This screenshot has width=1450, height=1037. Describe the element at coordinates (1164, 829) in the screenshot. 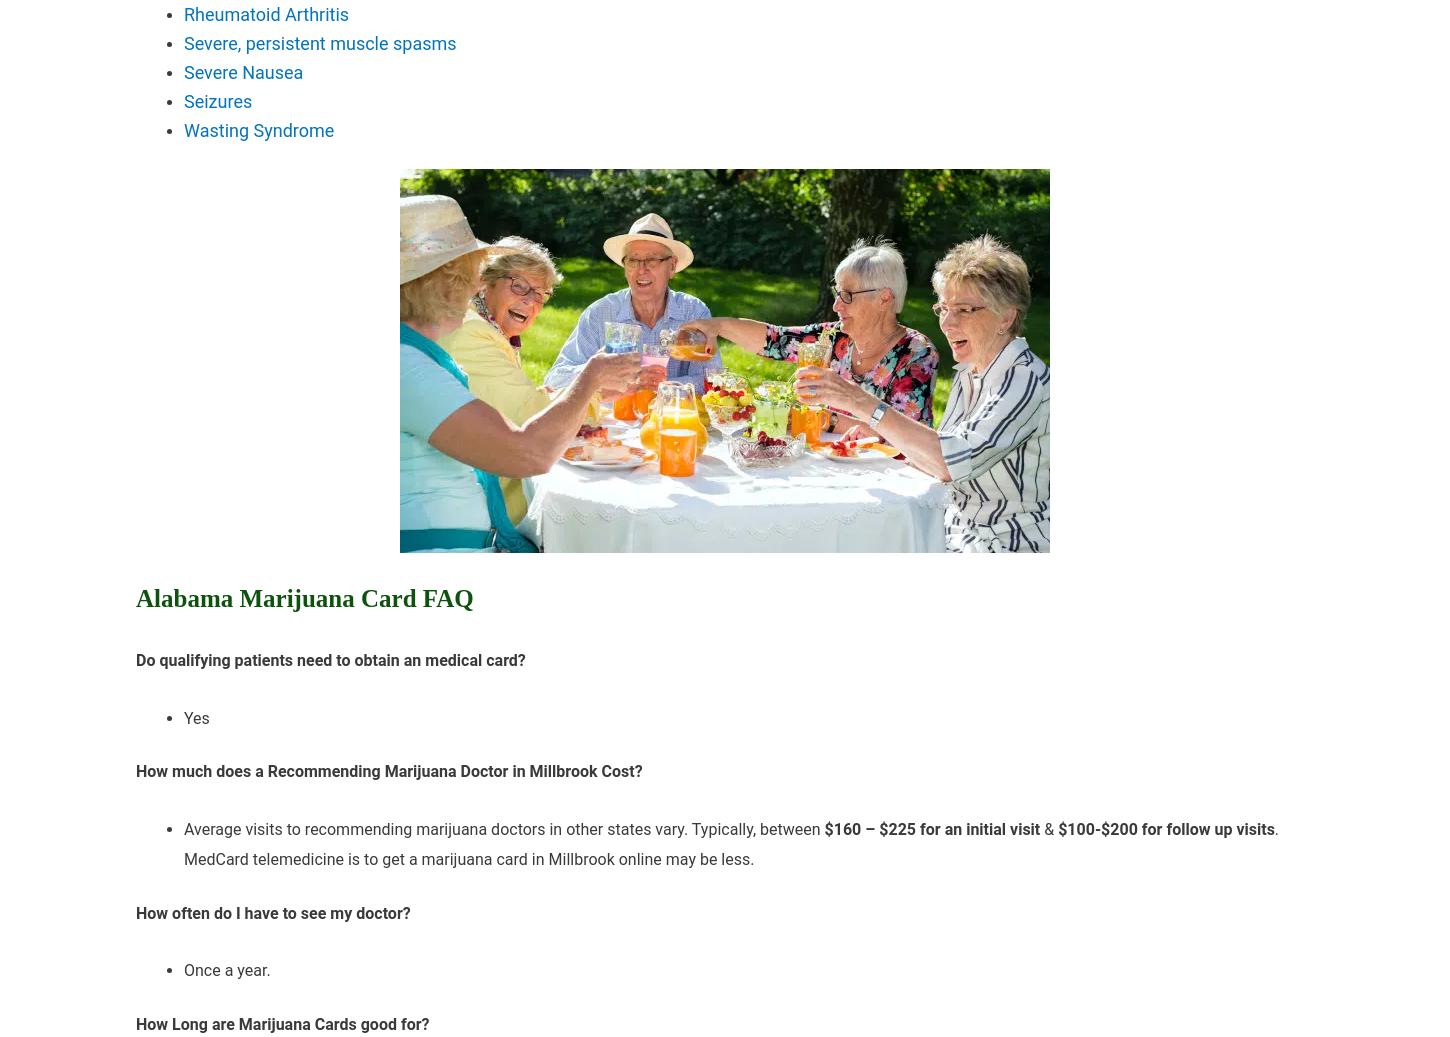

I see `'$100-$200 for follow up visits'` at that location.